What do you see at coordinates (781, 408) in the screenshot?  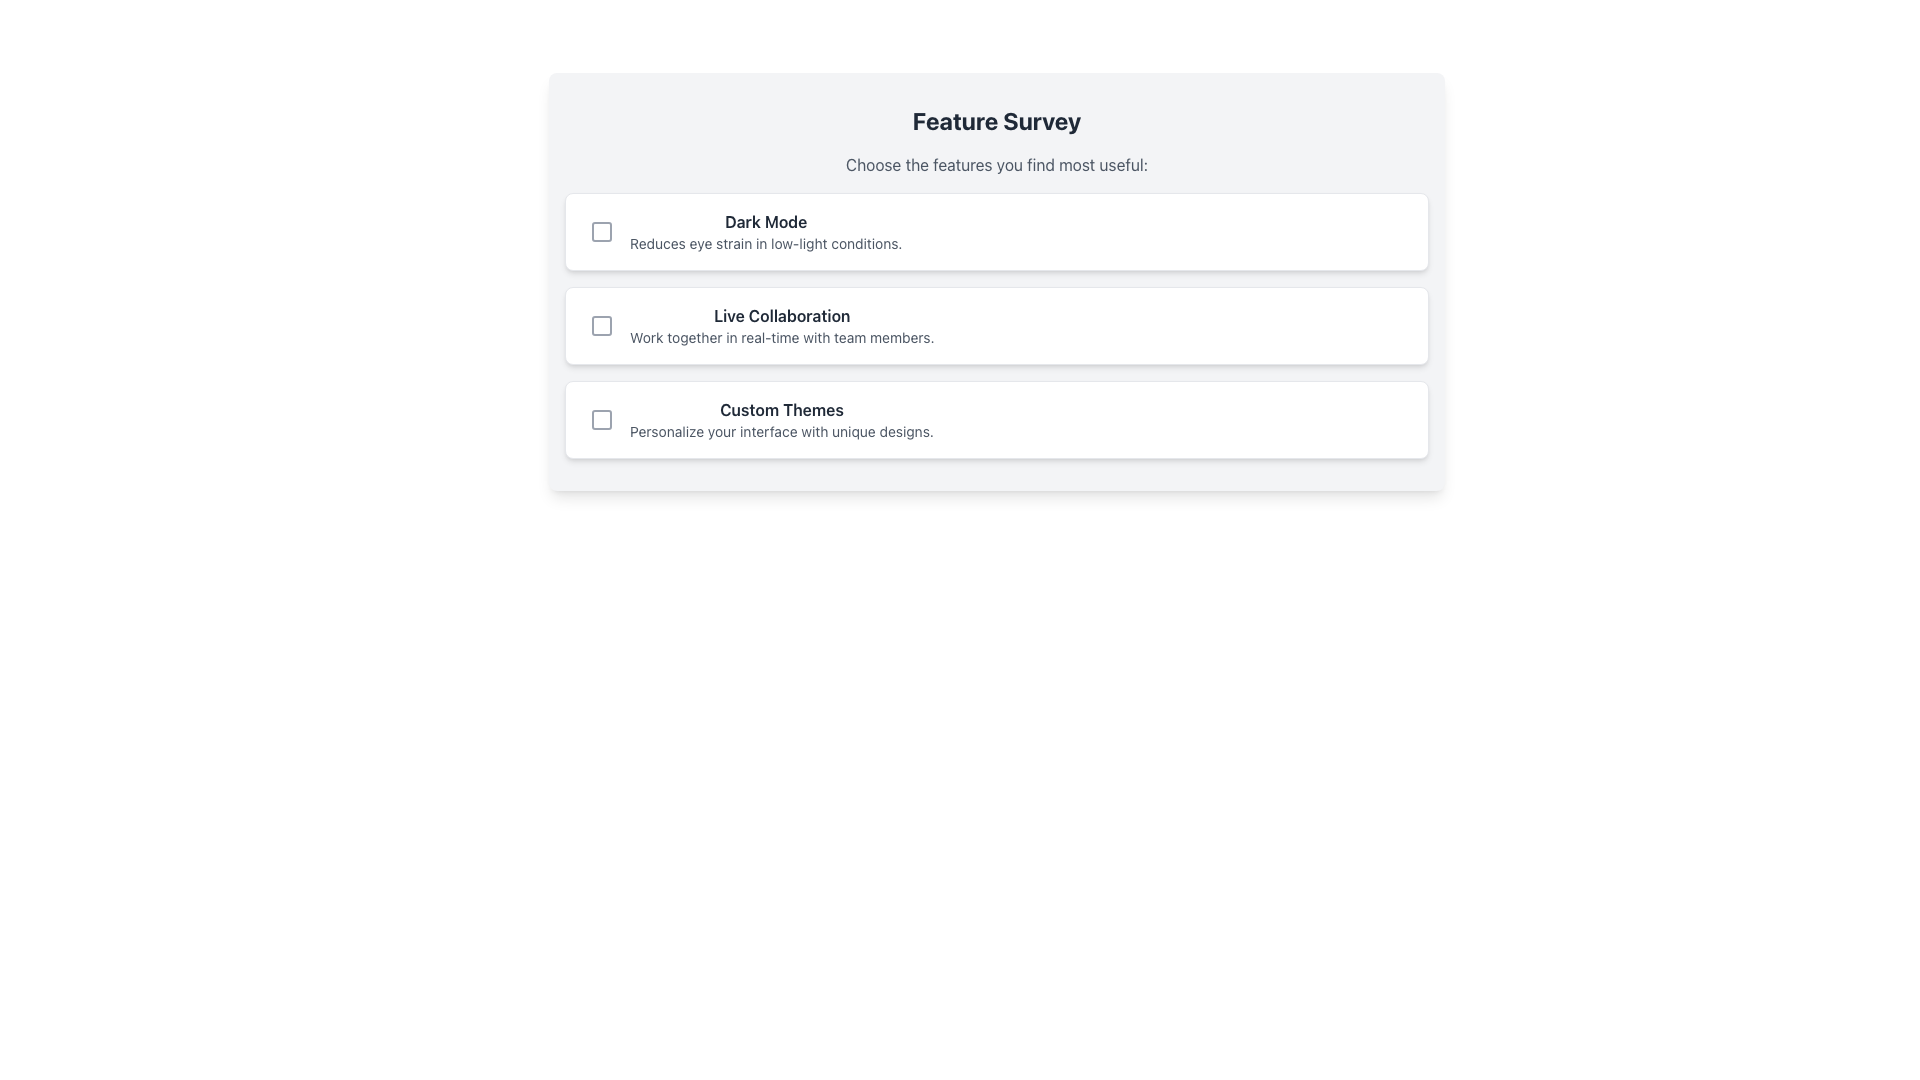 I see `the 'Custom Themes' text label, which is styled in bold dark gray and located above the descriptive text in the third feature block of the survey list` at bounding box center [781, 408].